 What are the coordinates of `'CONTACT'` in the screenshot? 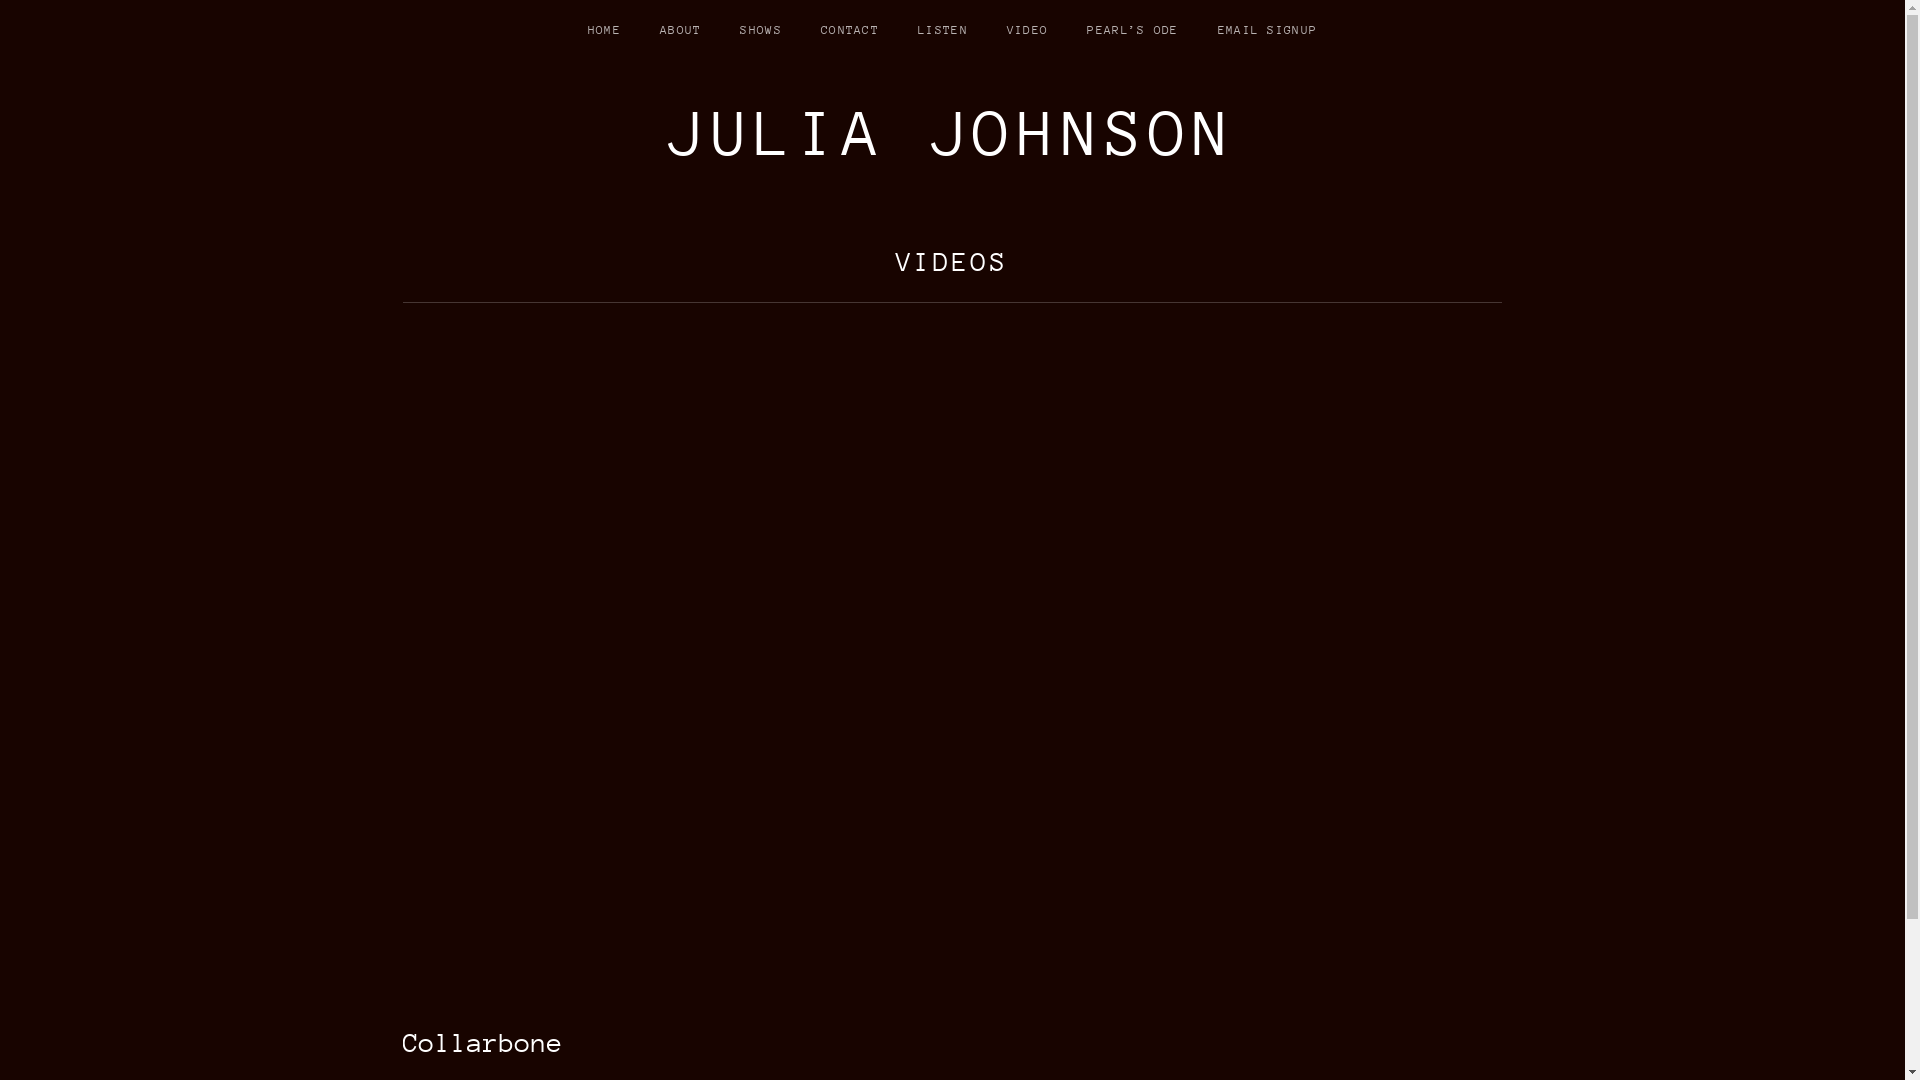 It's located at (849, 30).